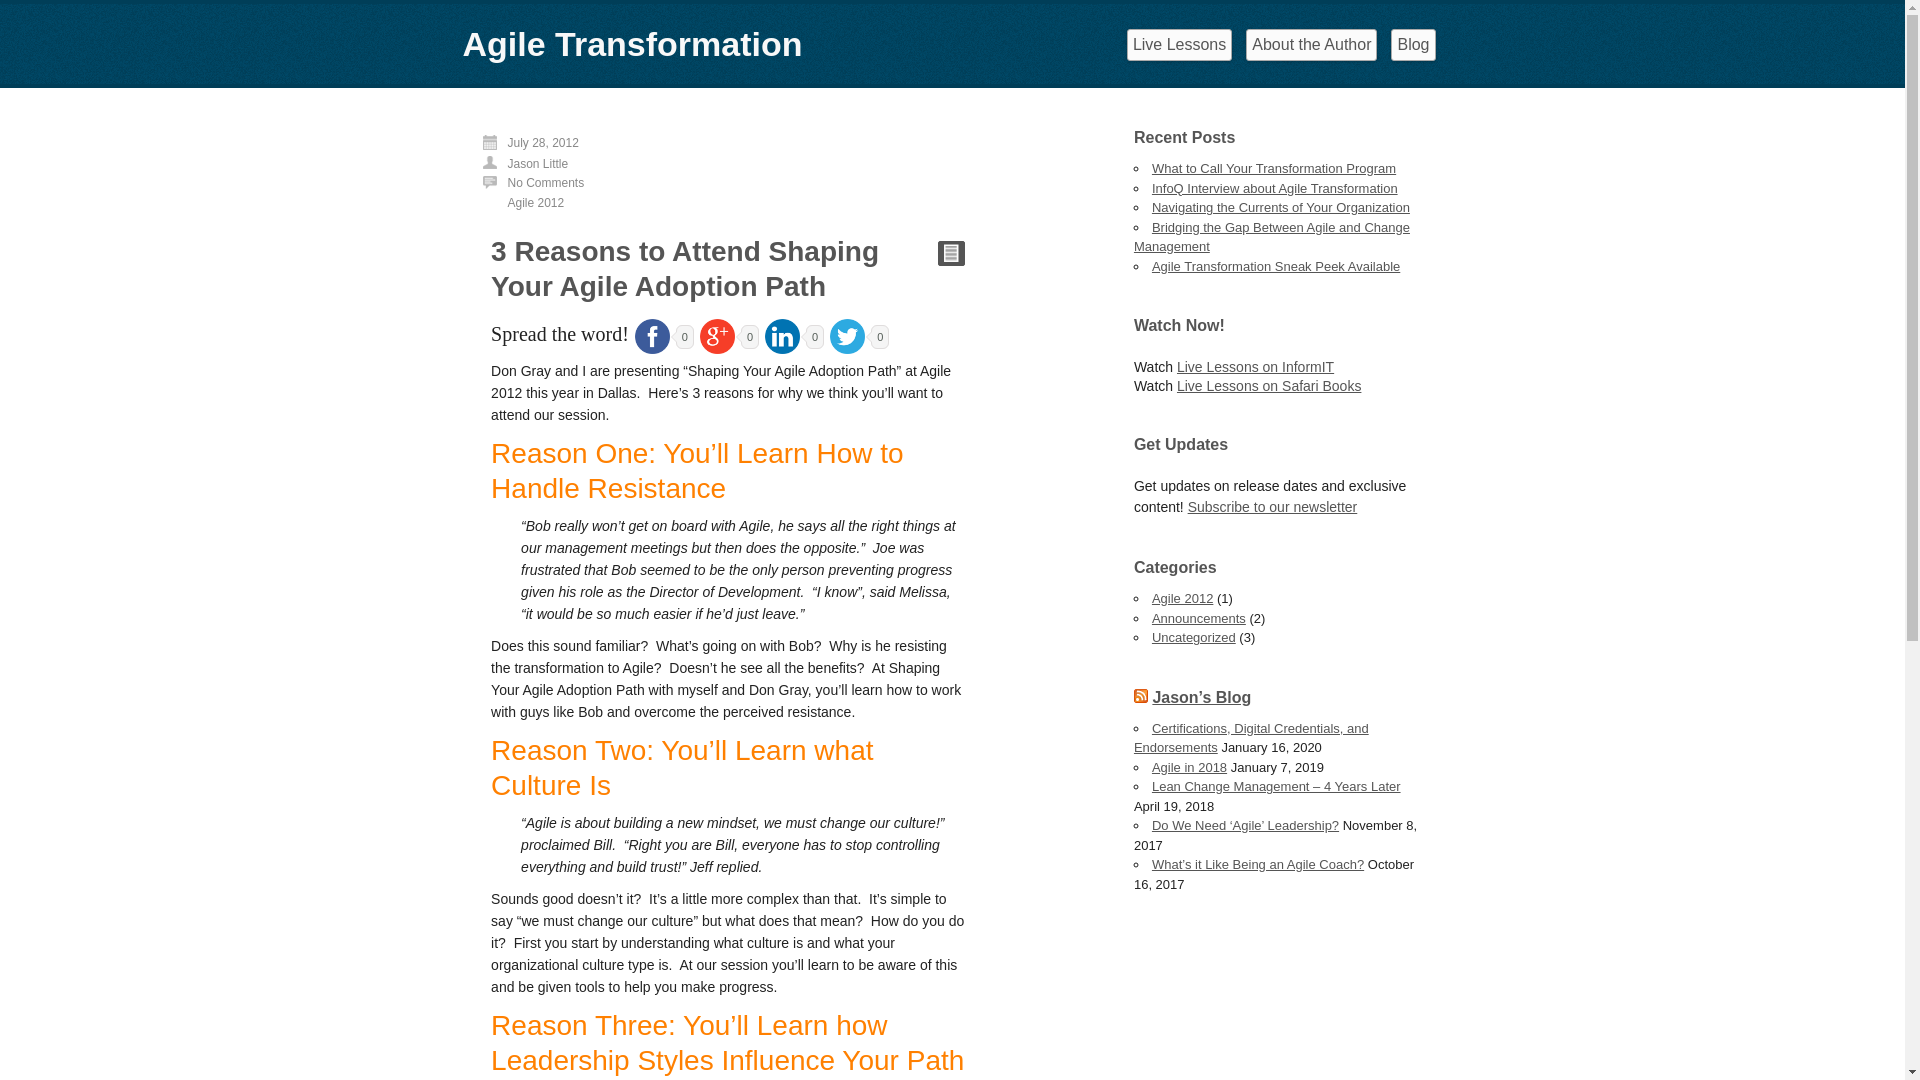 The image size is (1920, 1080). I want to click on 'Live Lessons on Safari Books', so click(1267, 385).